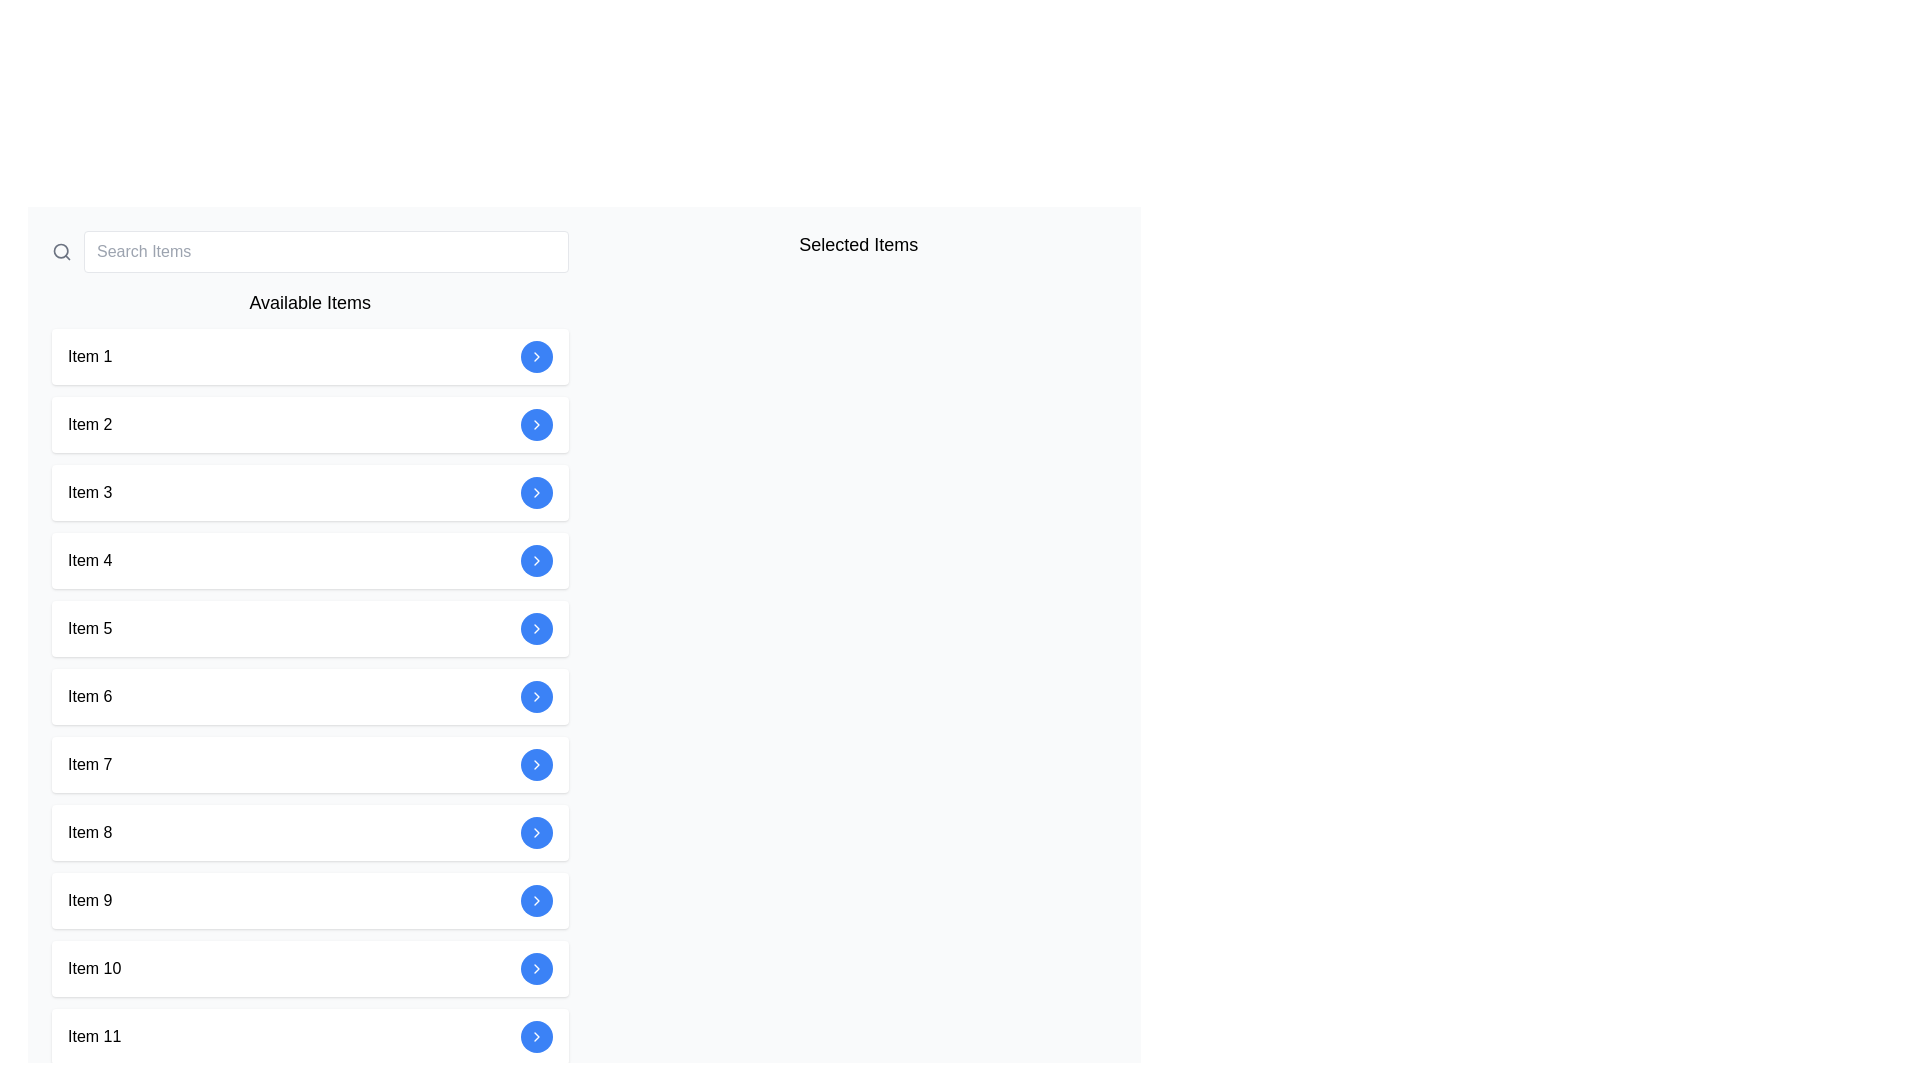 This screenshot has width=1920, height=1080. Describe the element at coordinates (536, 423) in the screenshot. I see `the button associated with 'Item 2' located on the right side within the 'Available Items' section` at that location.